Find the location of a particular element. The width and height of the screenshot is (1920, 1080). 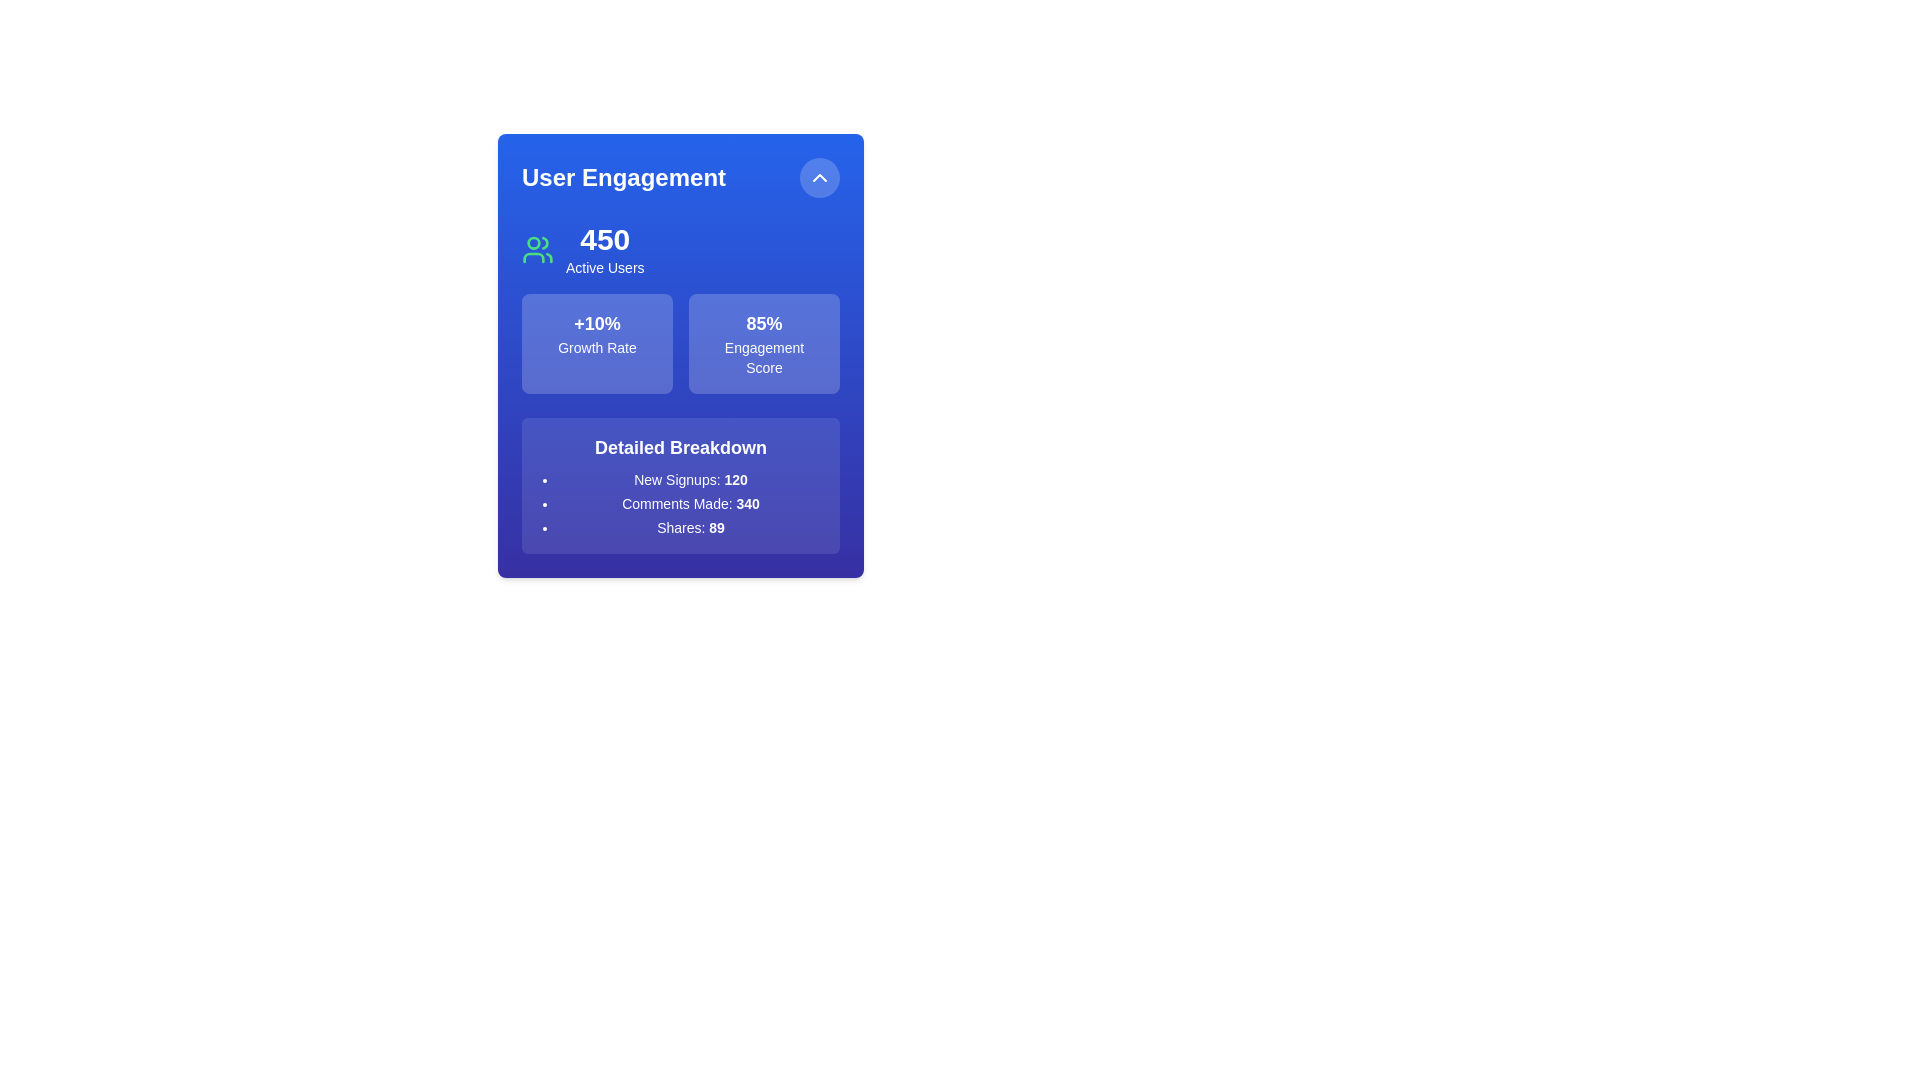

displayed information from the static text label indicating the number of shares recorded, which shows a value of '89' is located at coordinates (691, 527).